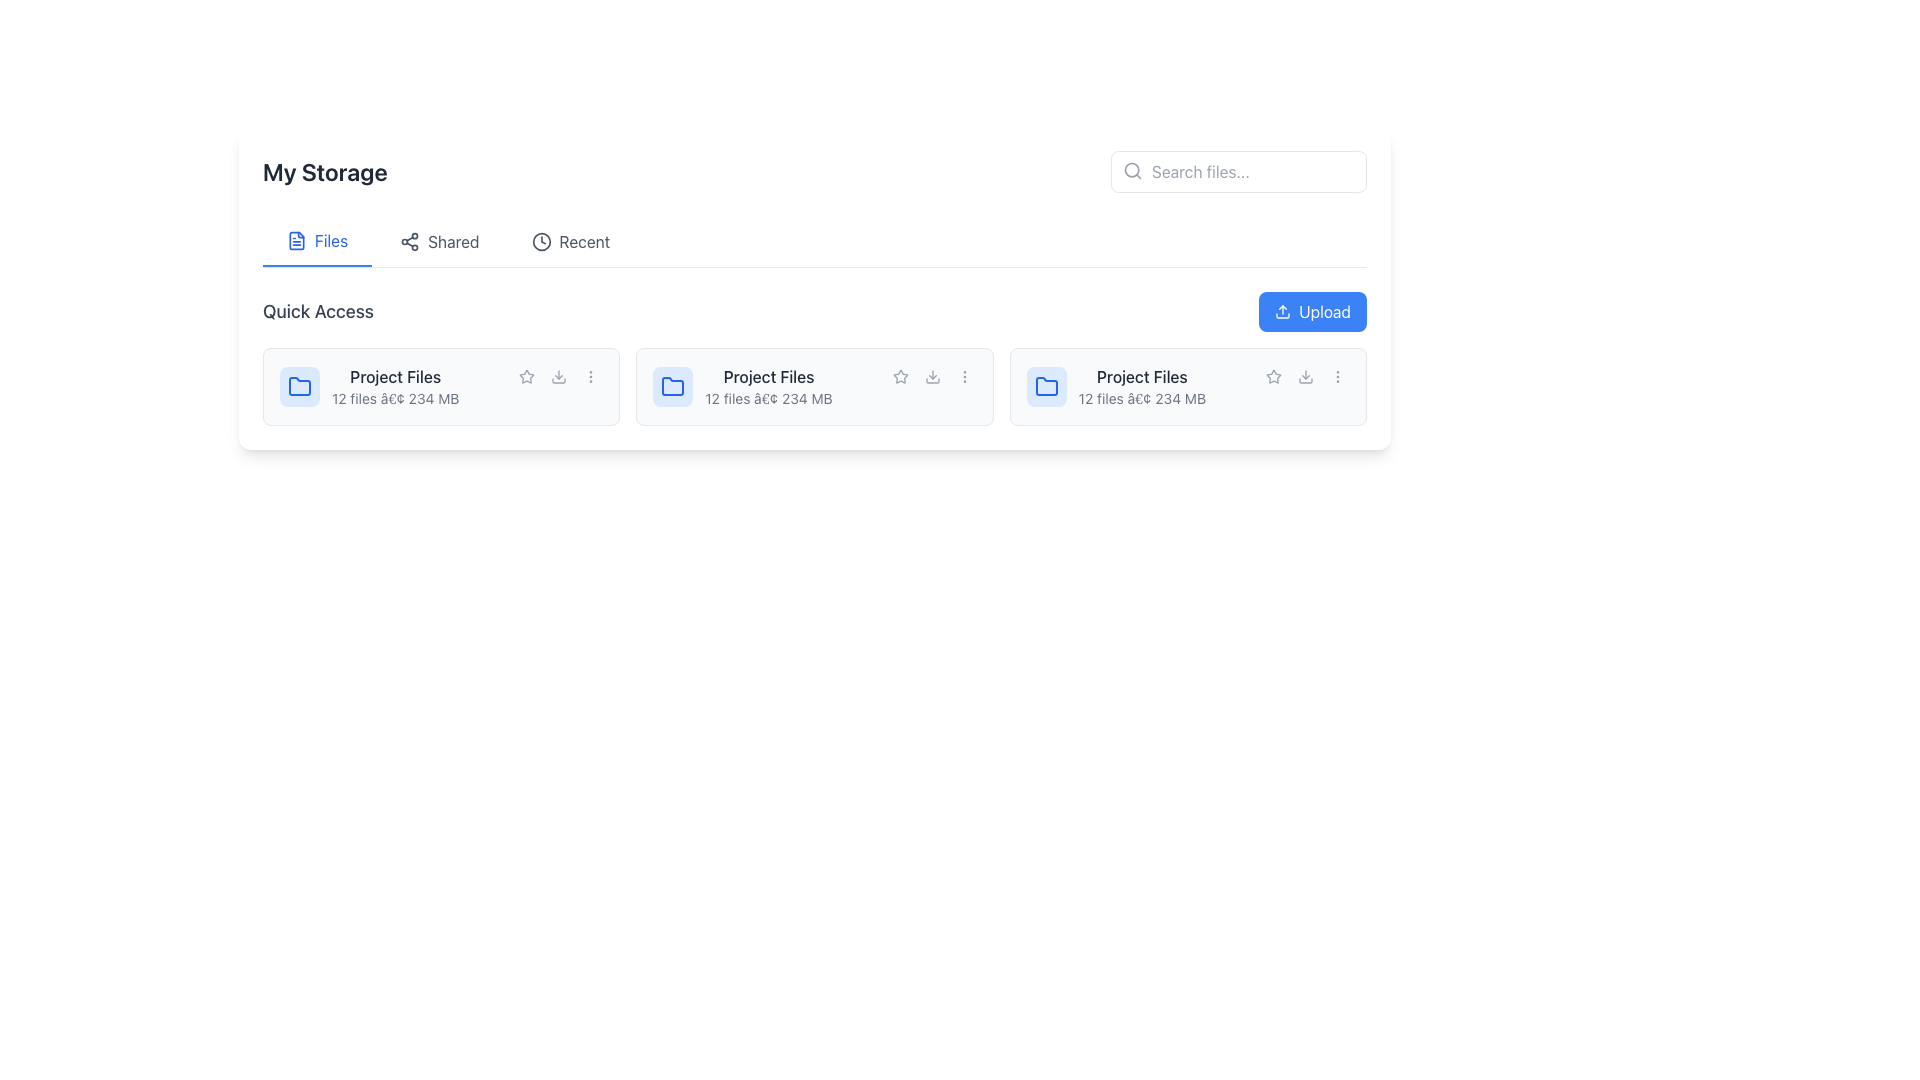 The height and width of the screenshot is (1080, 1920). What do you see at coordinates (1188, 386) in the screenshot?
I see `the folder icon of the 'Project Files' card, which is the third card in the 'Quick Access' section` at bounding box center [1188, 386].